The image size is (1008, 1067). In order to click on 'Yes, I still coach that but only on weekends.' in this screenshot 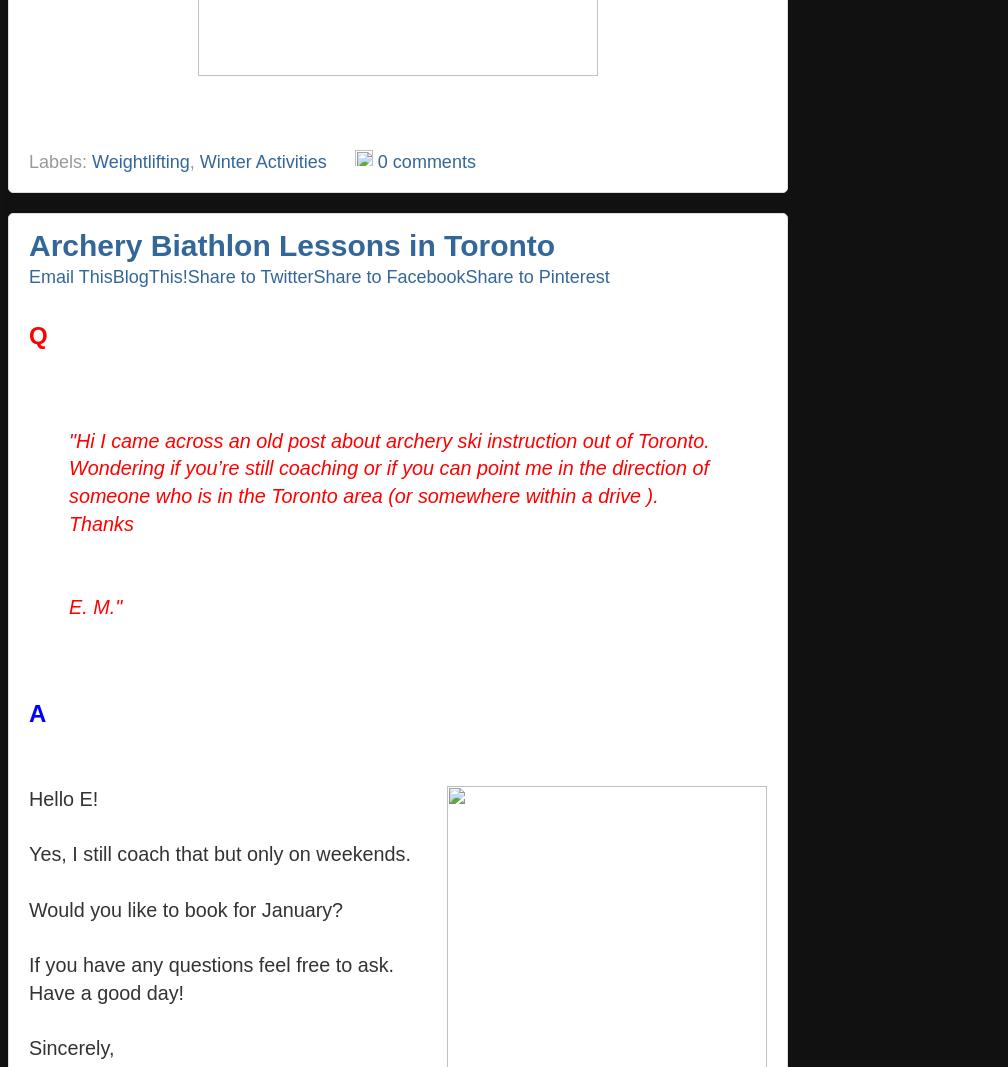, I will do `click(29, 853)`.